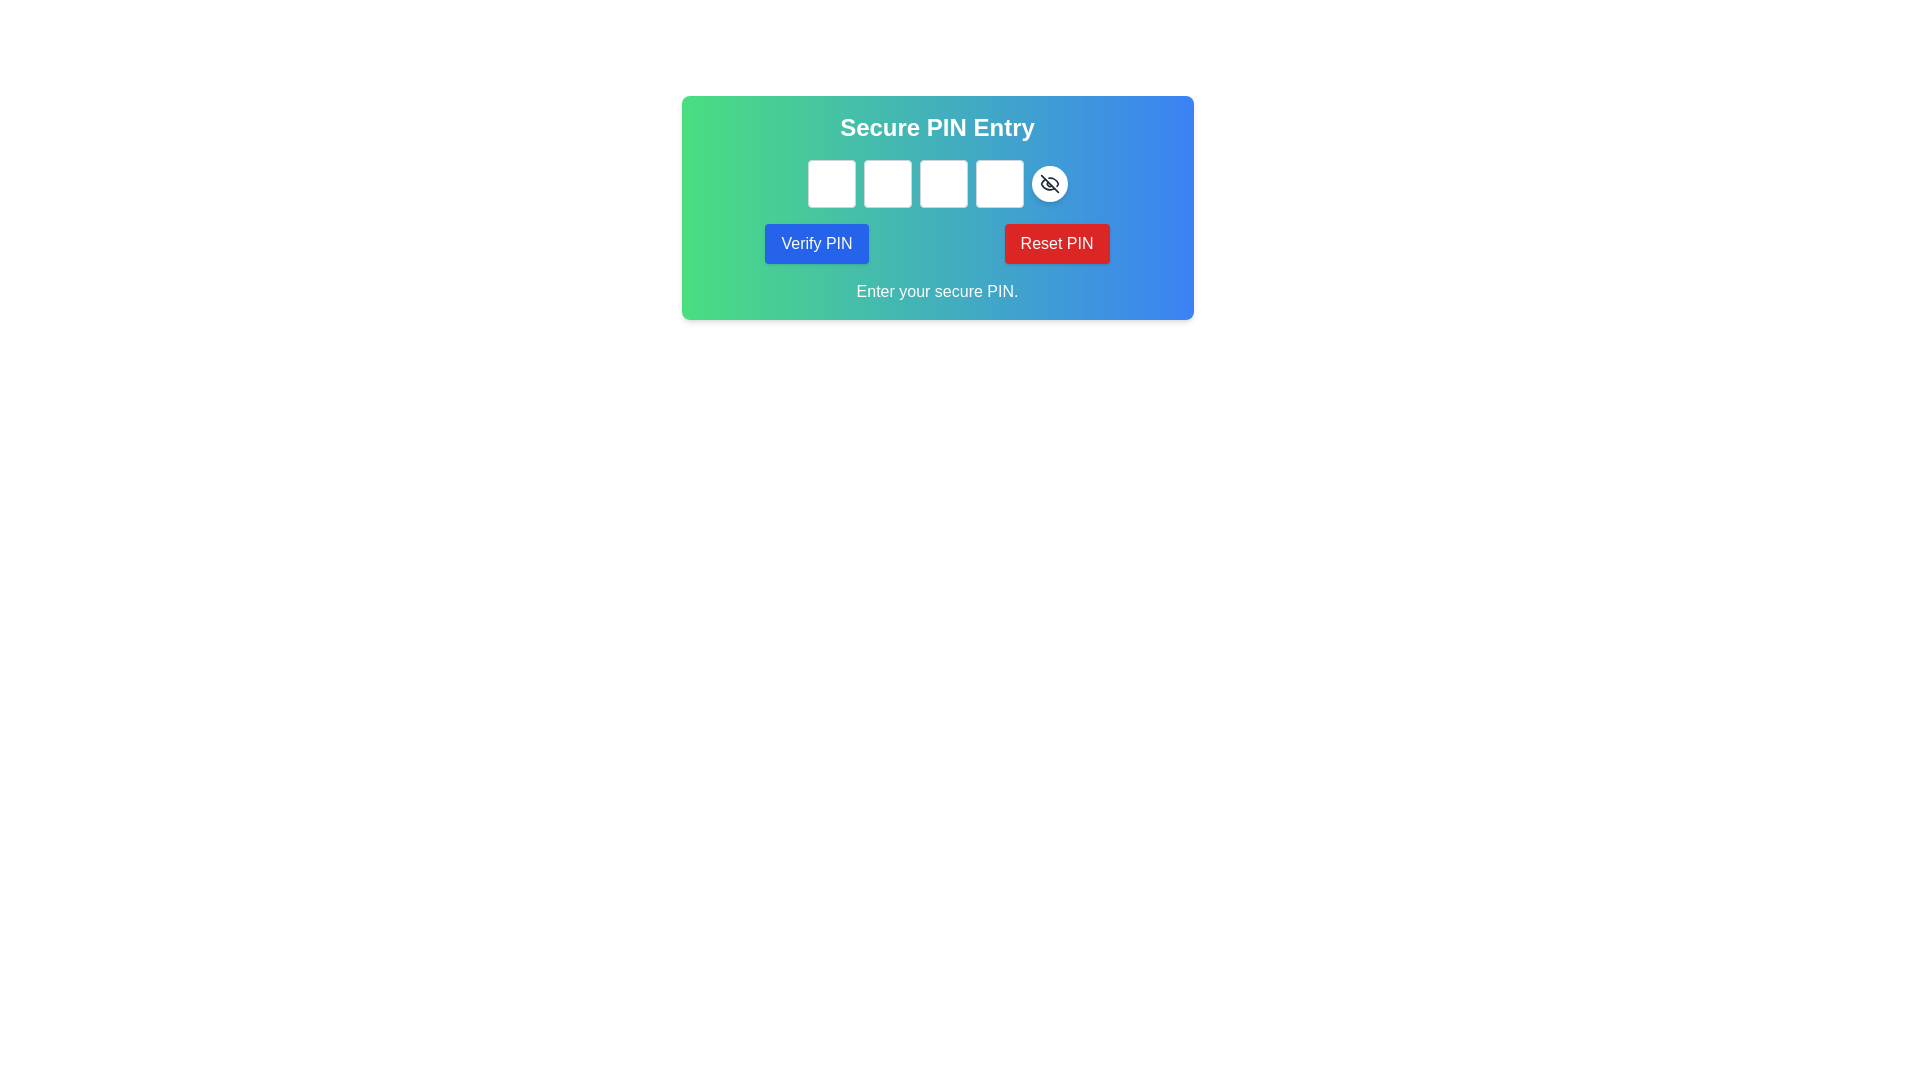 The image size is (1920, 1080). What do you see at coordinates (1055, 242) in the screenshot?
I see `the Reset PIN button, which is the second button located to the right of the Verify PIN button, to clear any entered digits and prepare for a new PIN entry` at bounding box center [1055, 242].